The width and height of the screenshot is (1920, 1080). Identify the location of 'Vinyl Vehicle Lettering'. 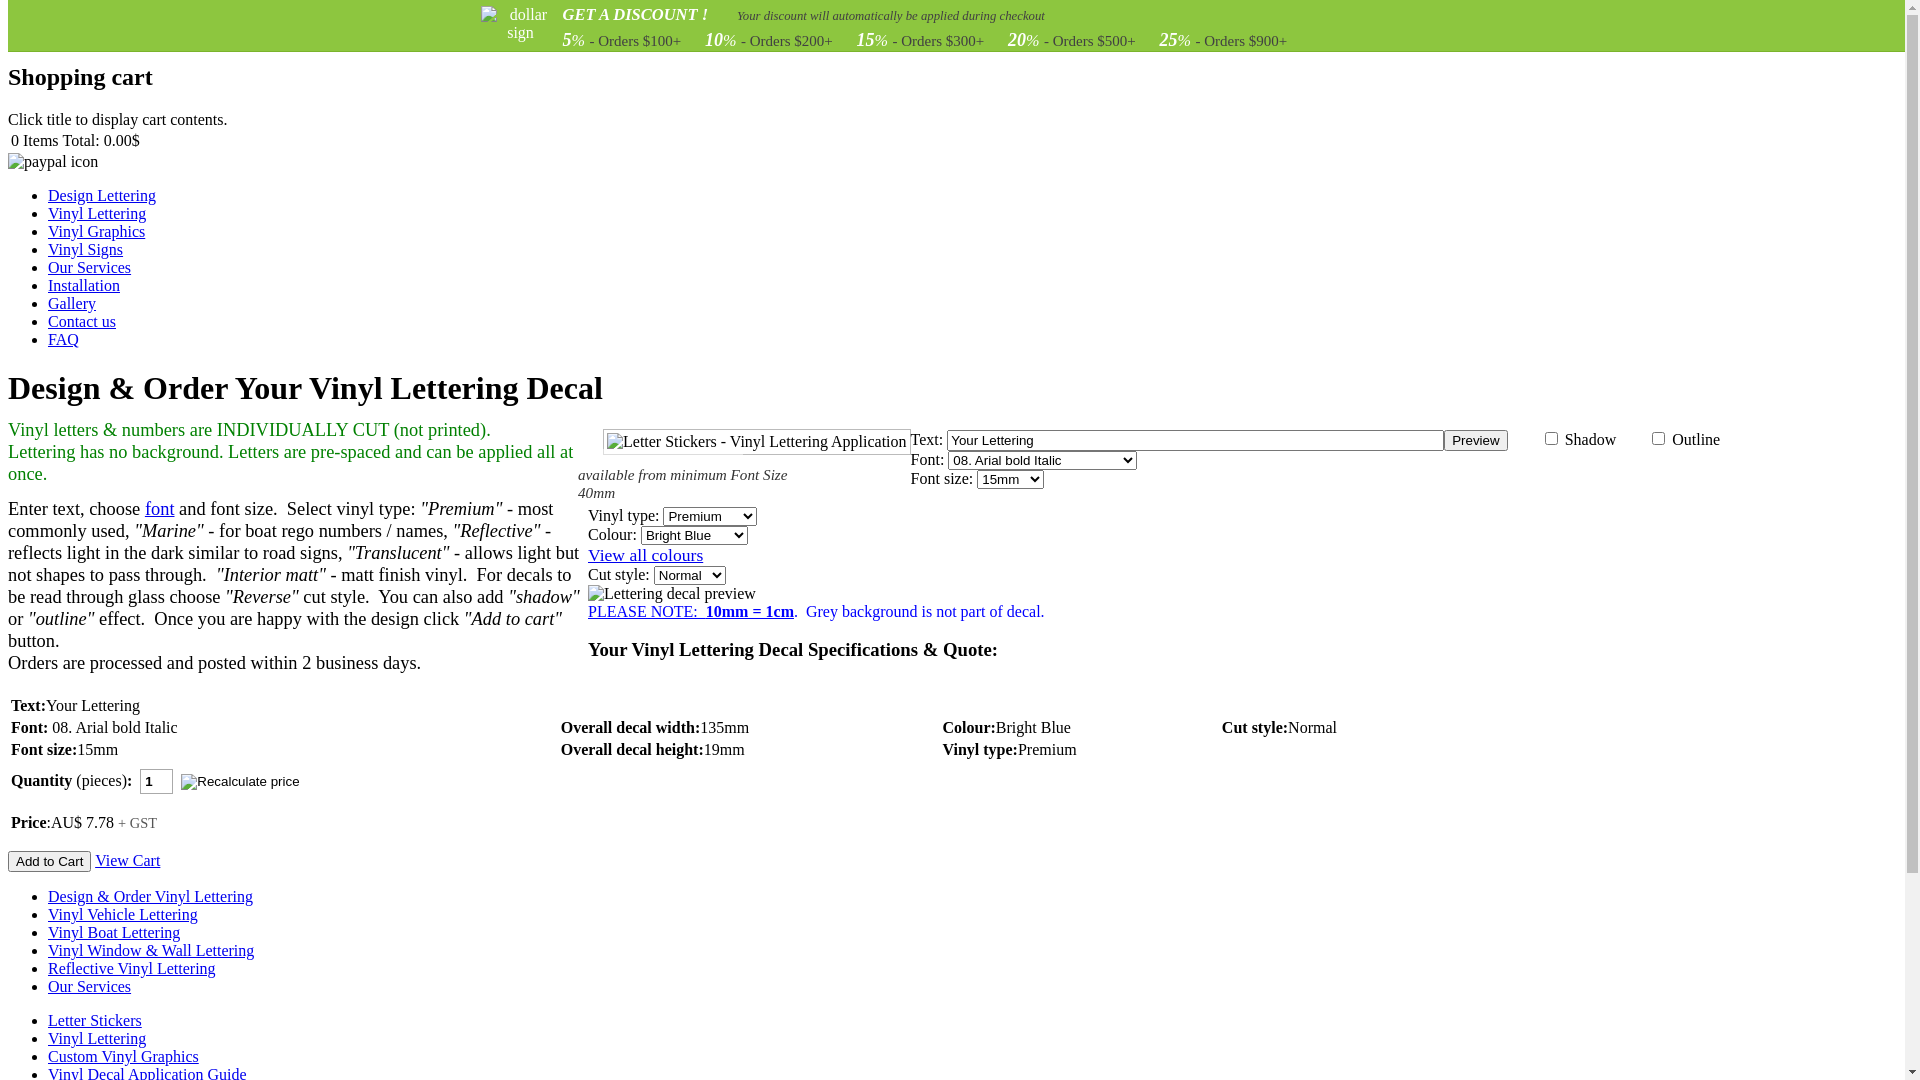
(122, 914).